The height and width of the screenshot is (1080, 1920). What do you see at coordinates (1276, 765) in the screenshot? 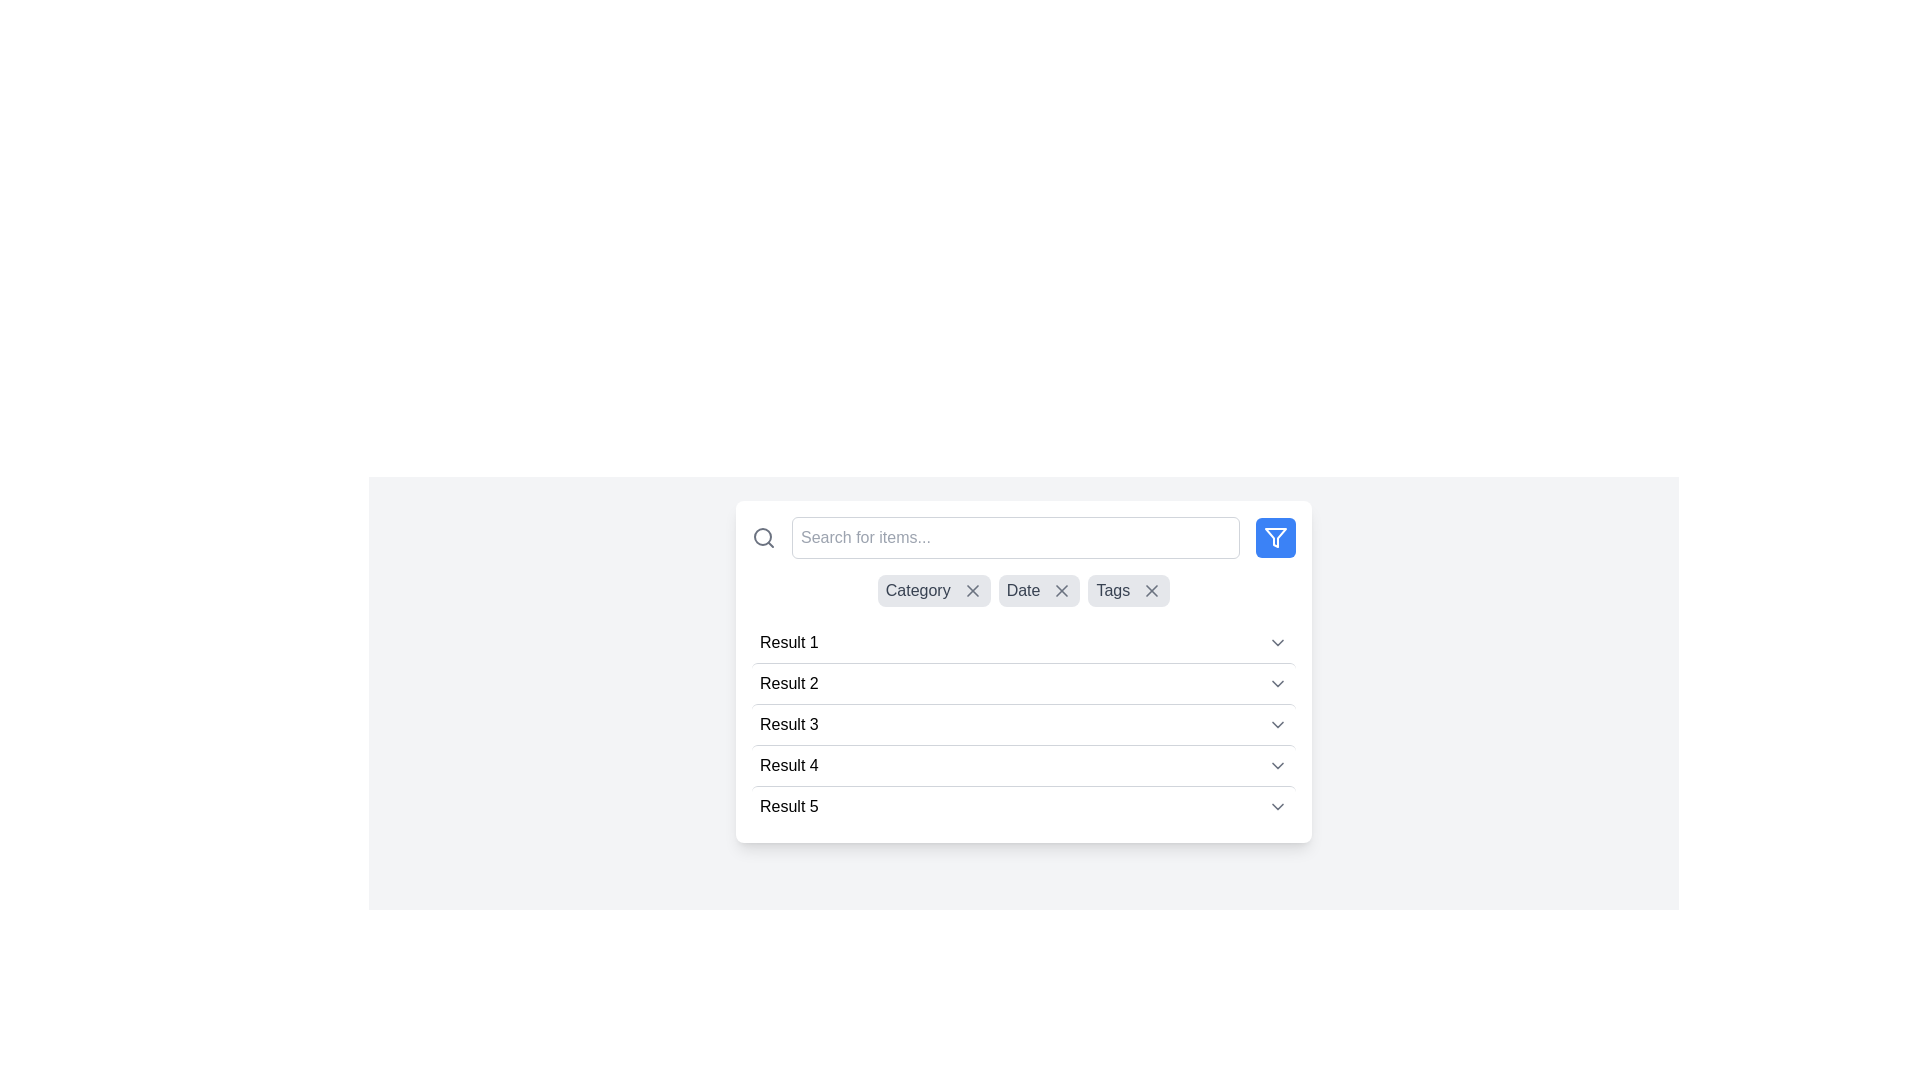
I see `the dropdown toggle icon located at the extreme right of the 'Result 4' row` at bounding box center [1276, 765].